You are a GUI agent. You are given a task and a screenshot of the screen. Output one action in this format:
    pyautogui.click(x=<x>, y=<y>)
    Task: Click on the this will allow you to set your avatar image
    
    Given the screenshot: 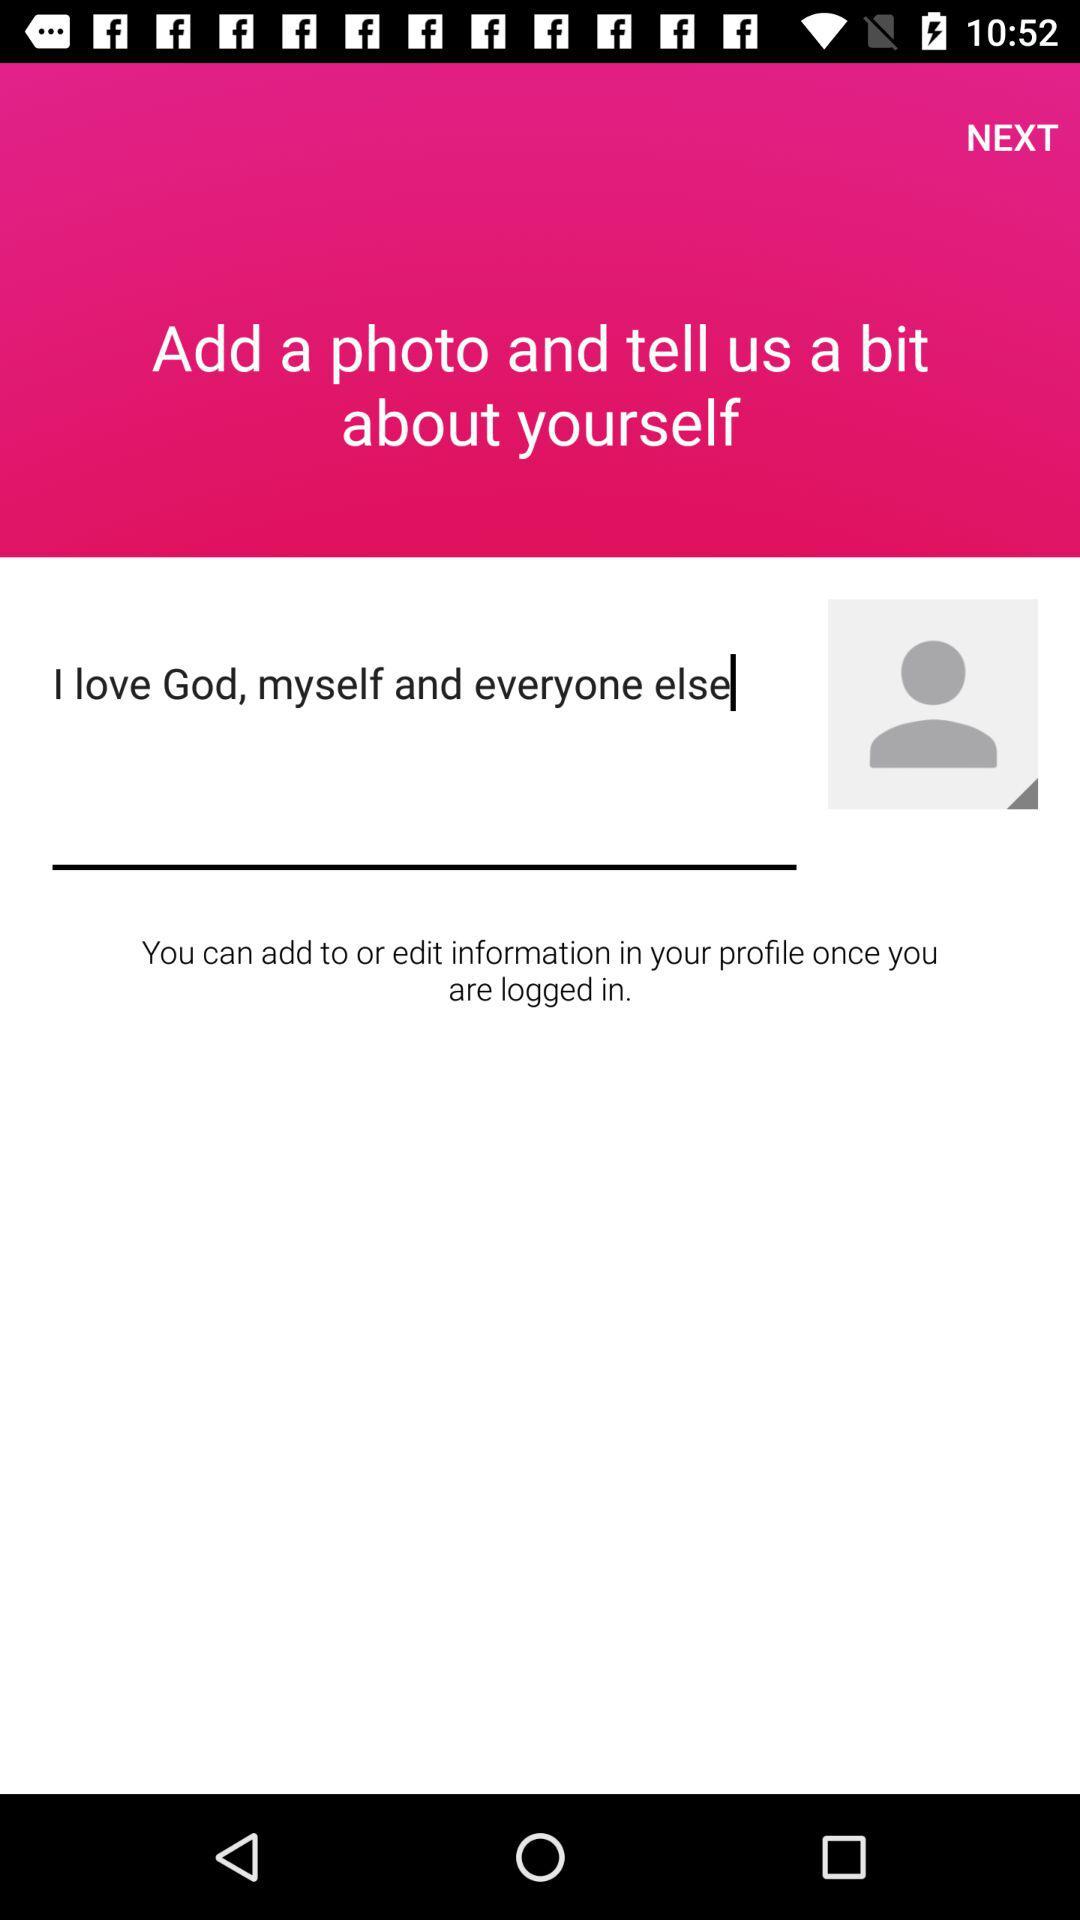 What is the action you would take?
    pyautogui.click(x=933, y=704)
    